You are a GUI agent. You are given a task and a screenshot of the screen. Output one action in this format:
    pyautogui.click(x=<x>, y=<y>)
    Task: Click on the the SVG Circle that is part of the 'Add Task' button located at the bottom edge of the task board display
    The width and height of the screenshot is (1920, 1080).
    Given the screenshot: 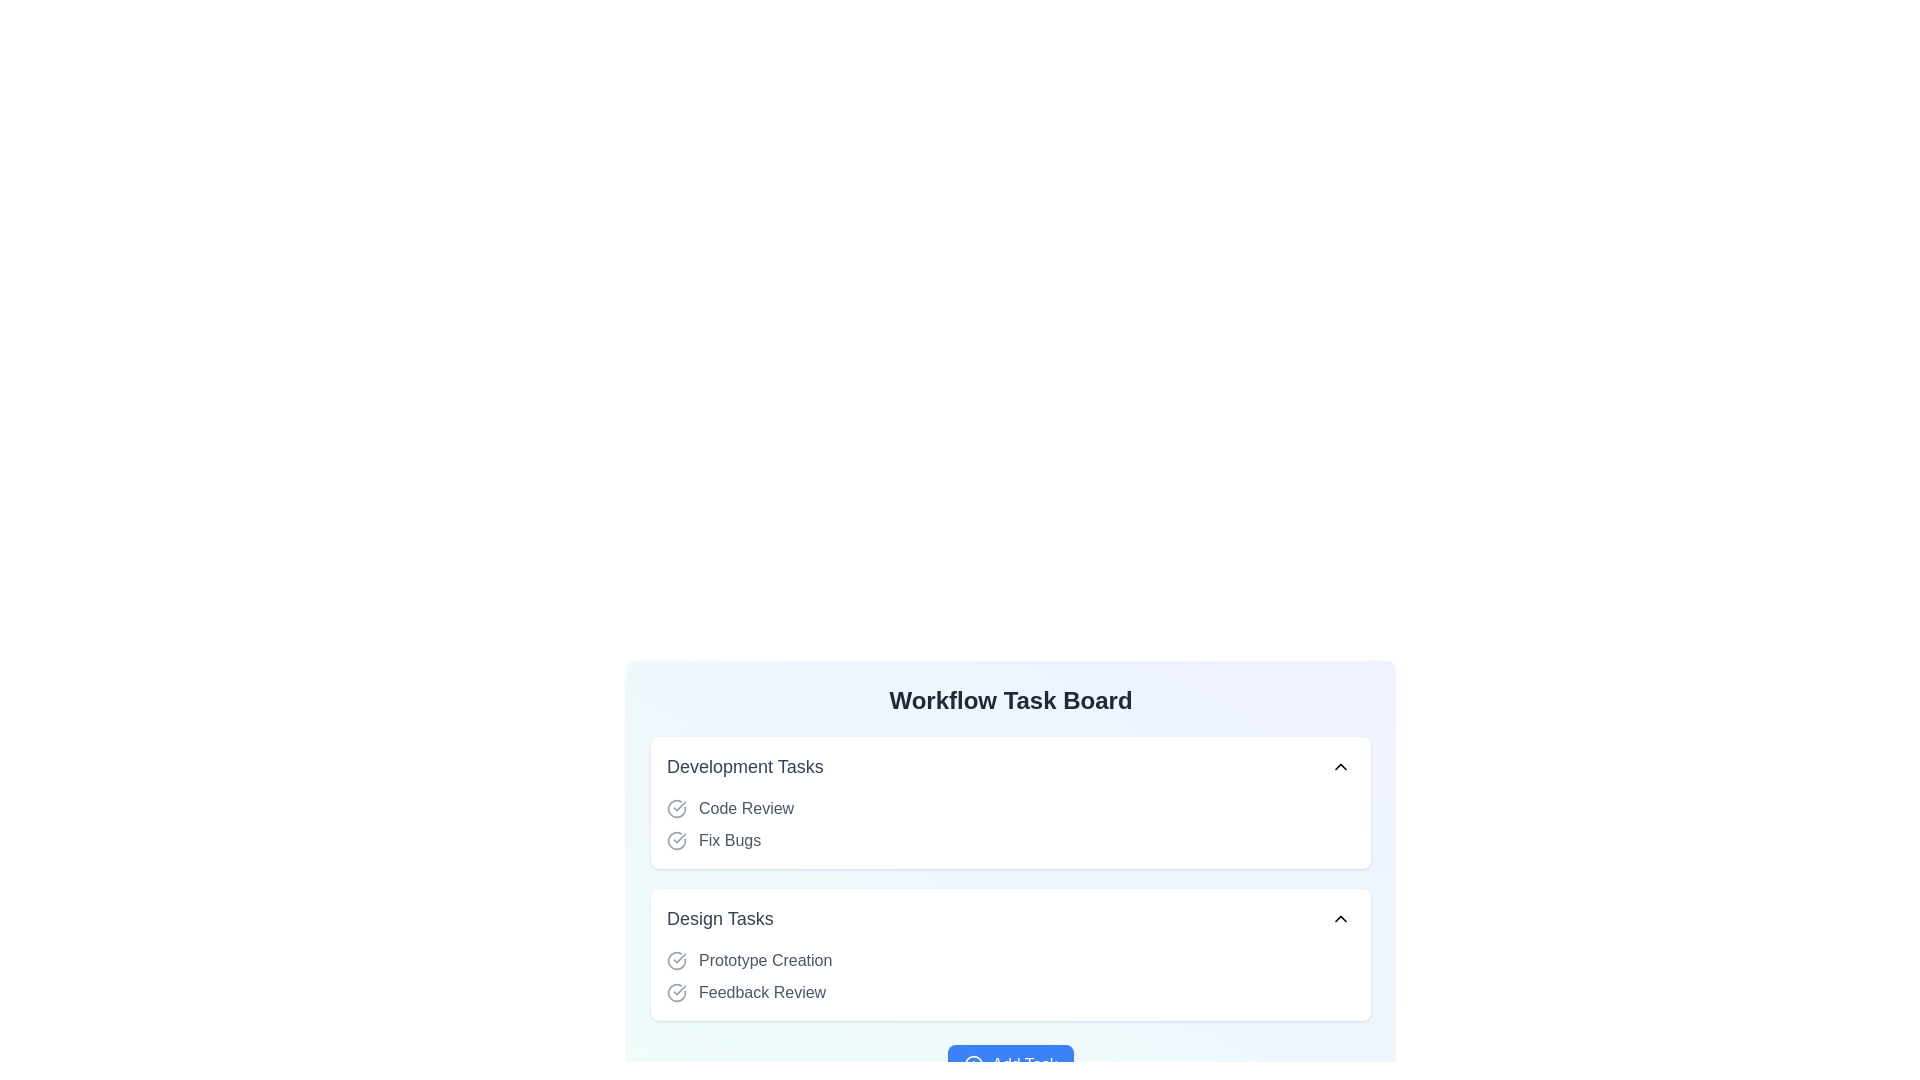 What is the action you would take?
    pyautogui.click(x=974, y=1063)
    